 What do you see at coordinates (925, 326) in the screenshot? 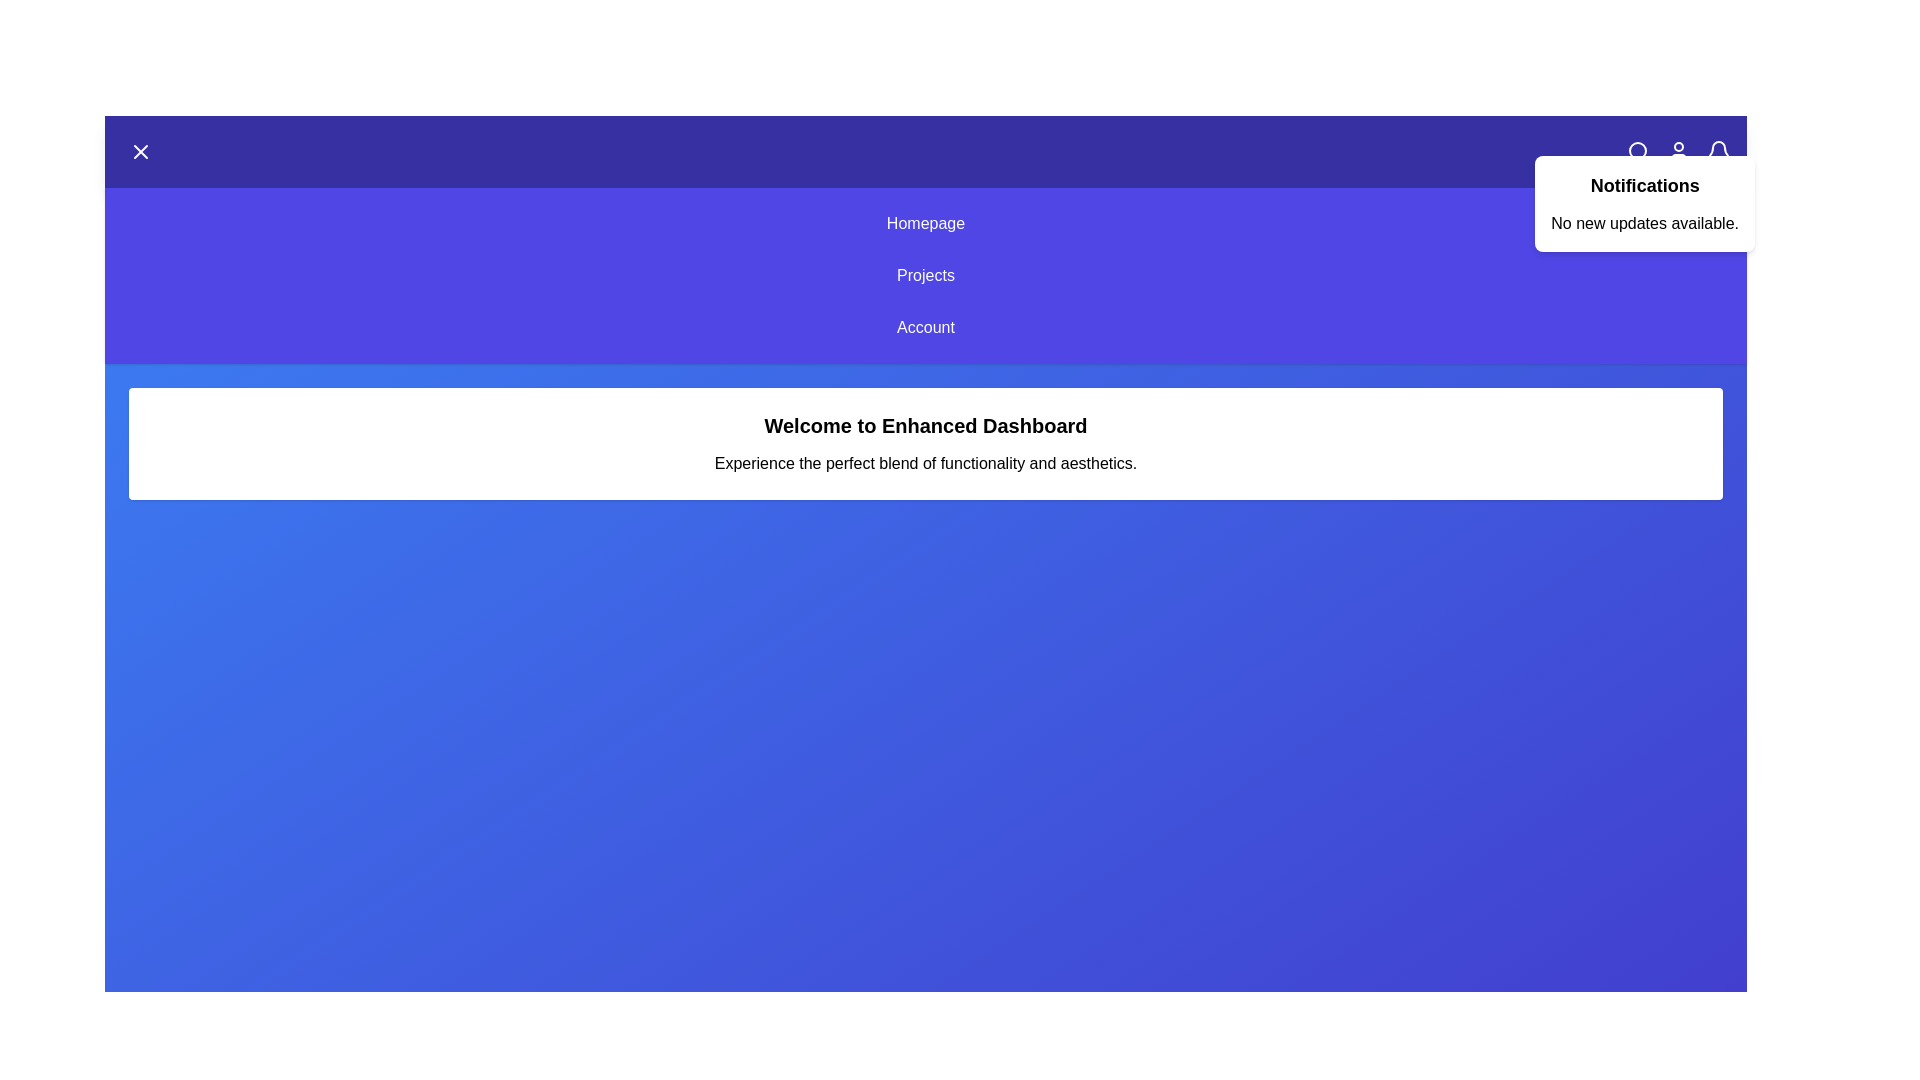
I see `the menu item Account from the available options` at bounding box center [925, 326].